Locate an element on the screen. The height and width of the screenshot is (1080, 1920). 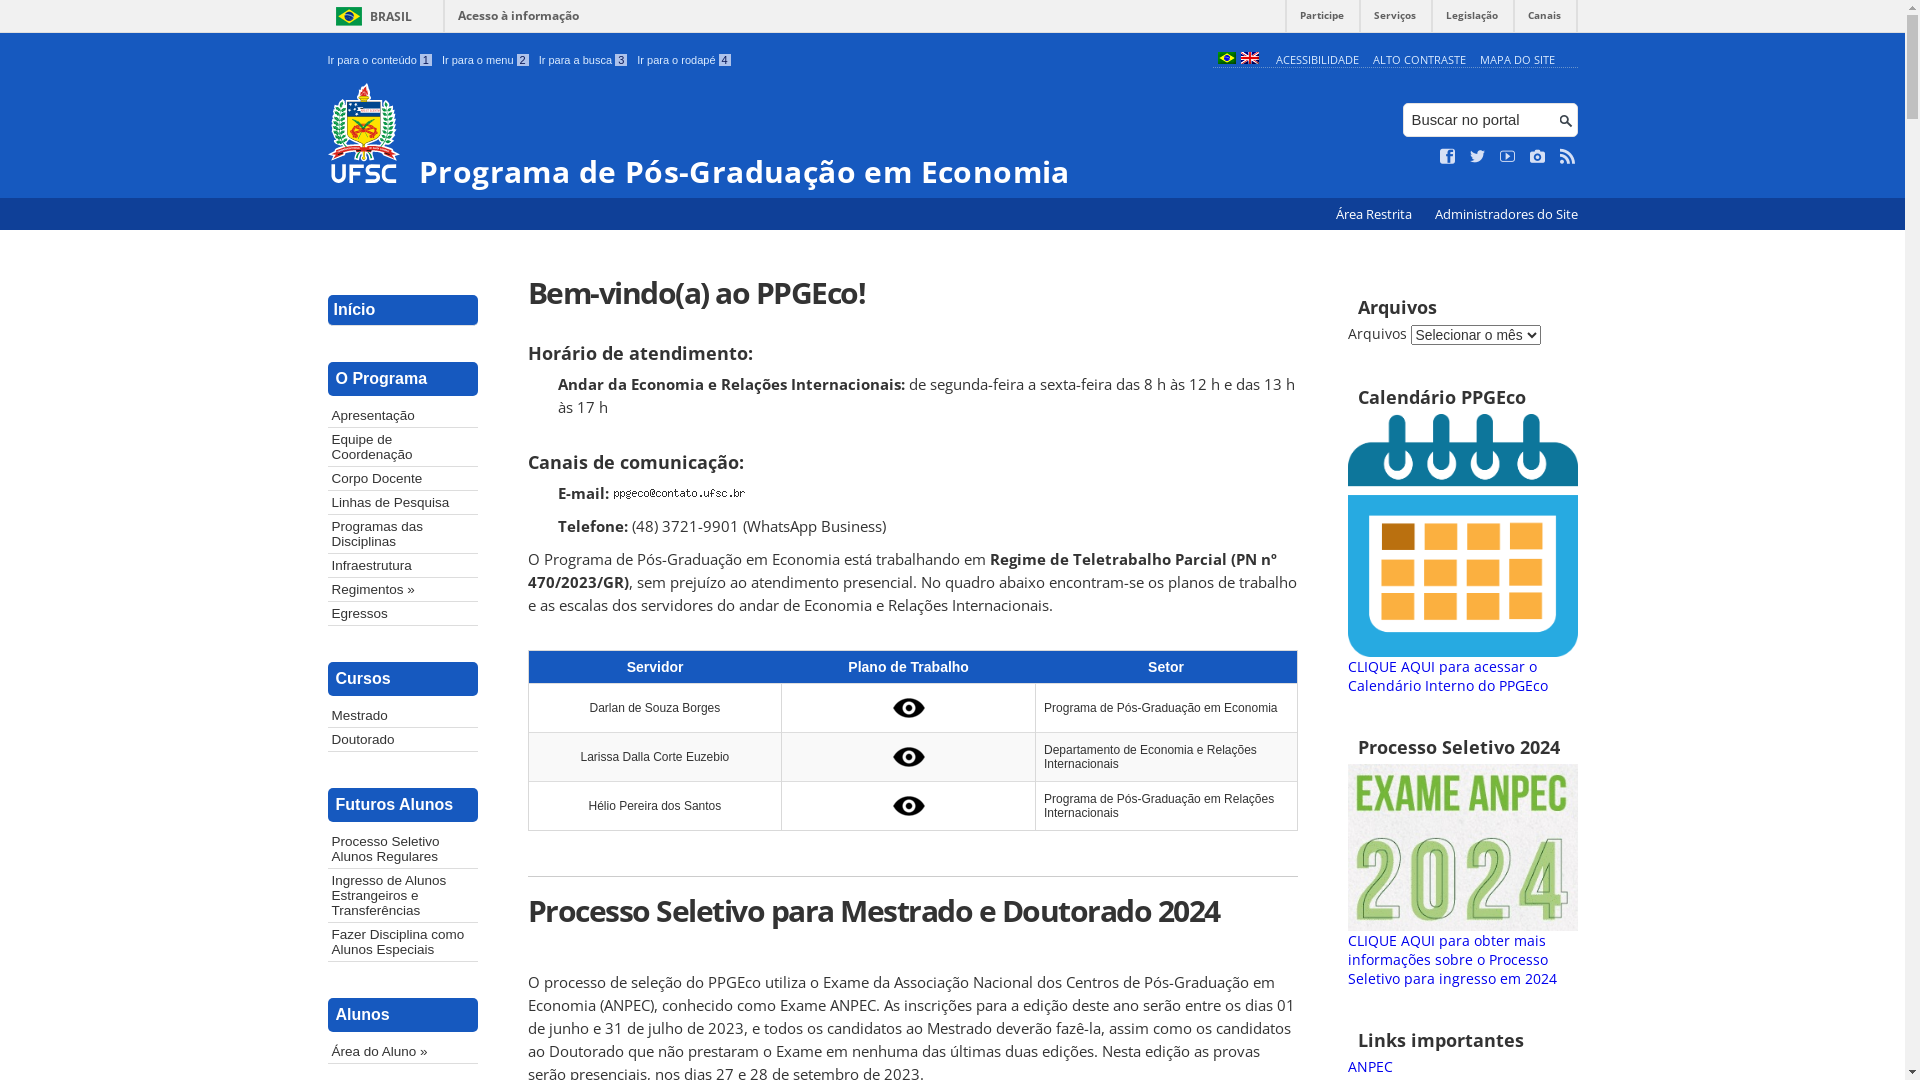
'ACESSIBILIDADE' is located at coordinates (1275, 58).